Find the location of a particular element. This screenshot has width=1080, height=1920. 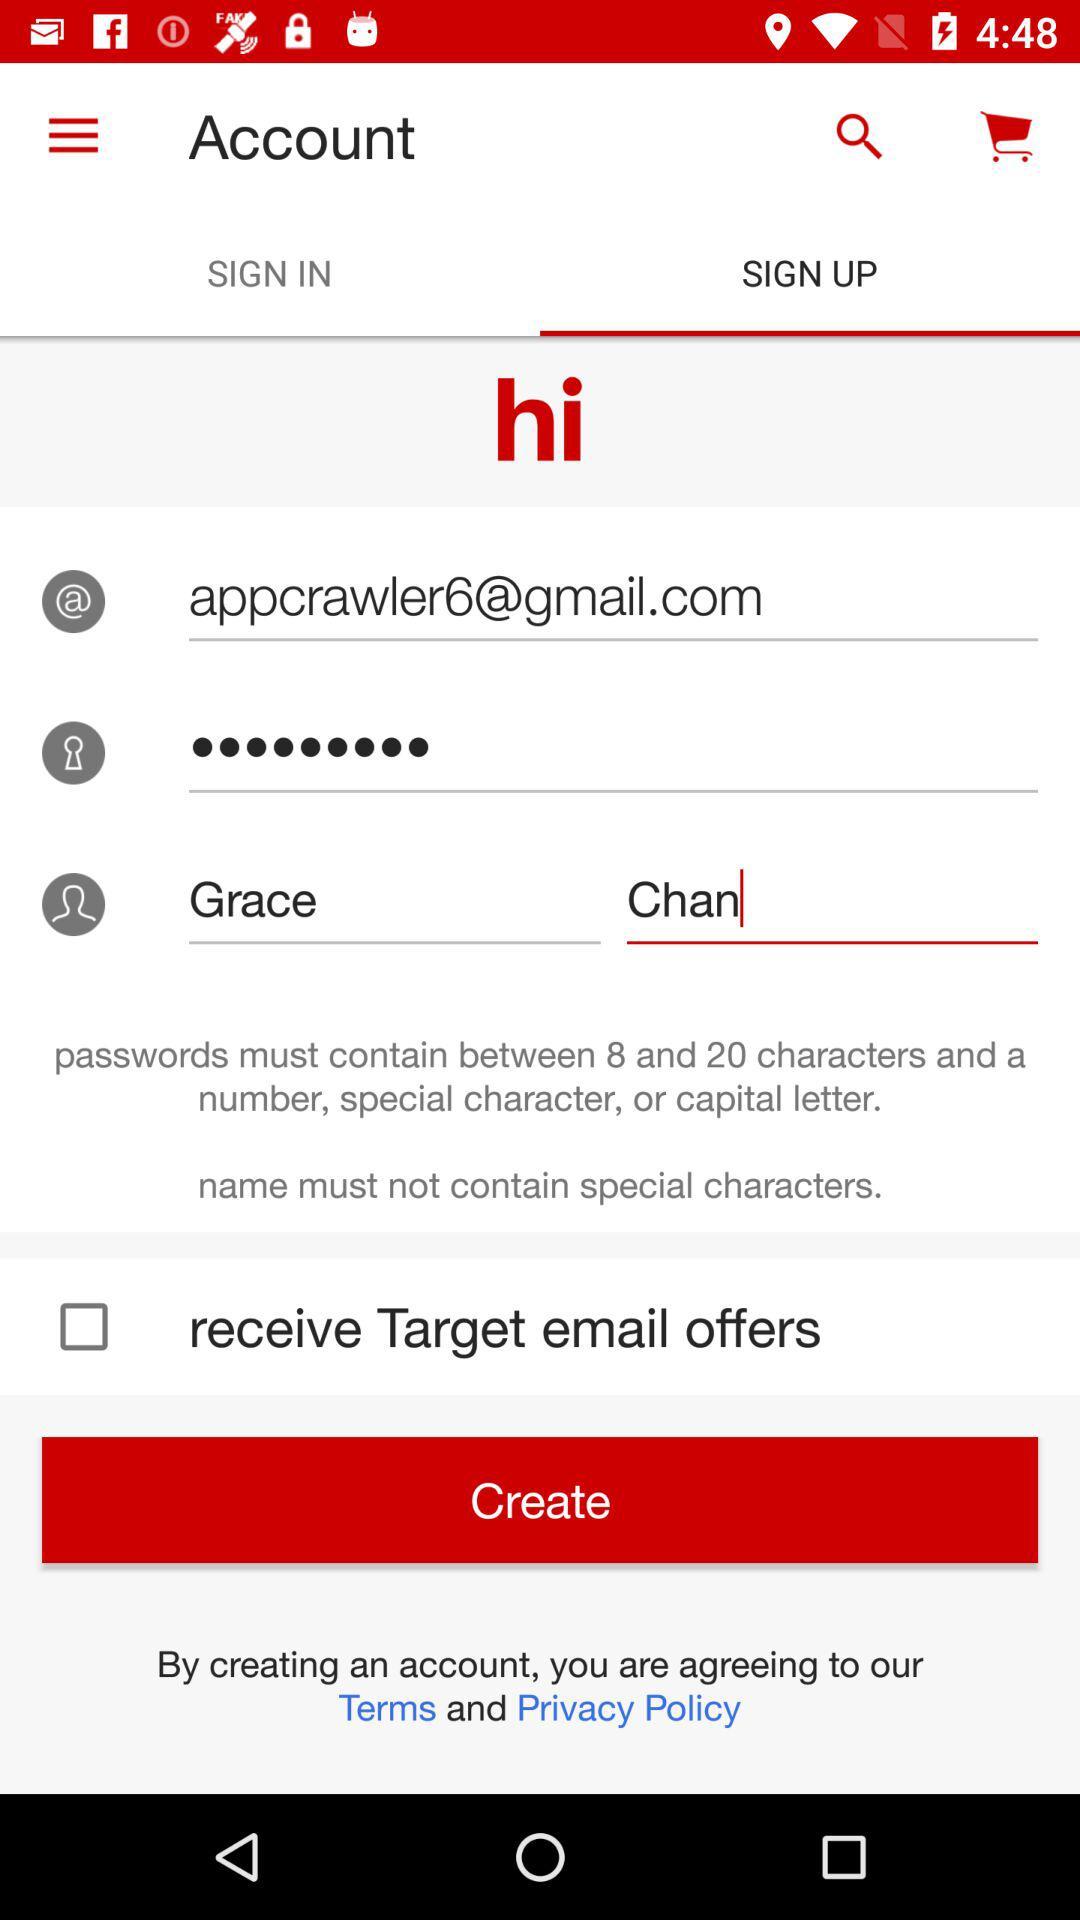

chan icon is located at coordinates (832, 897).